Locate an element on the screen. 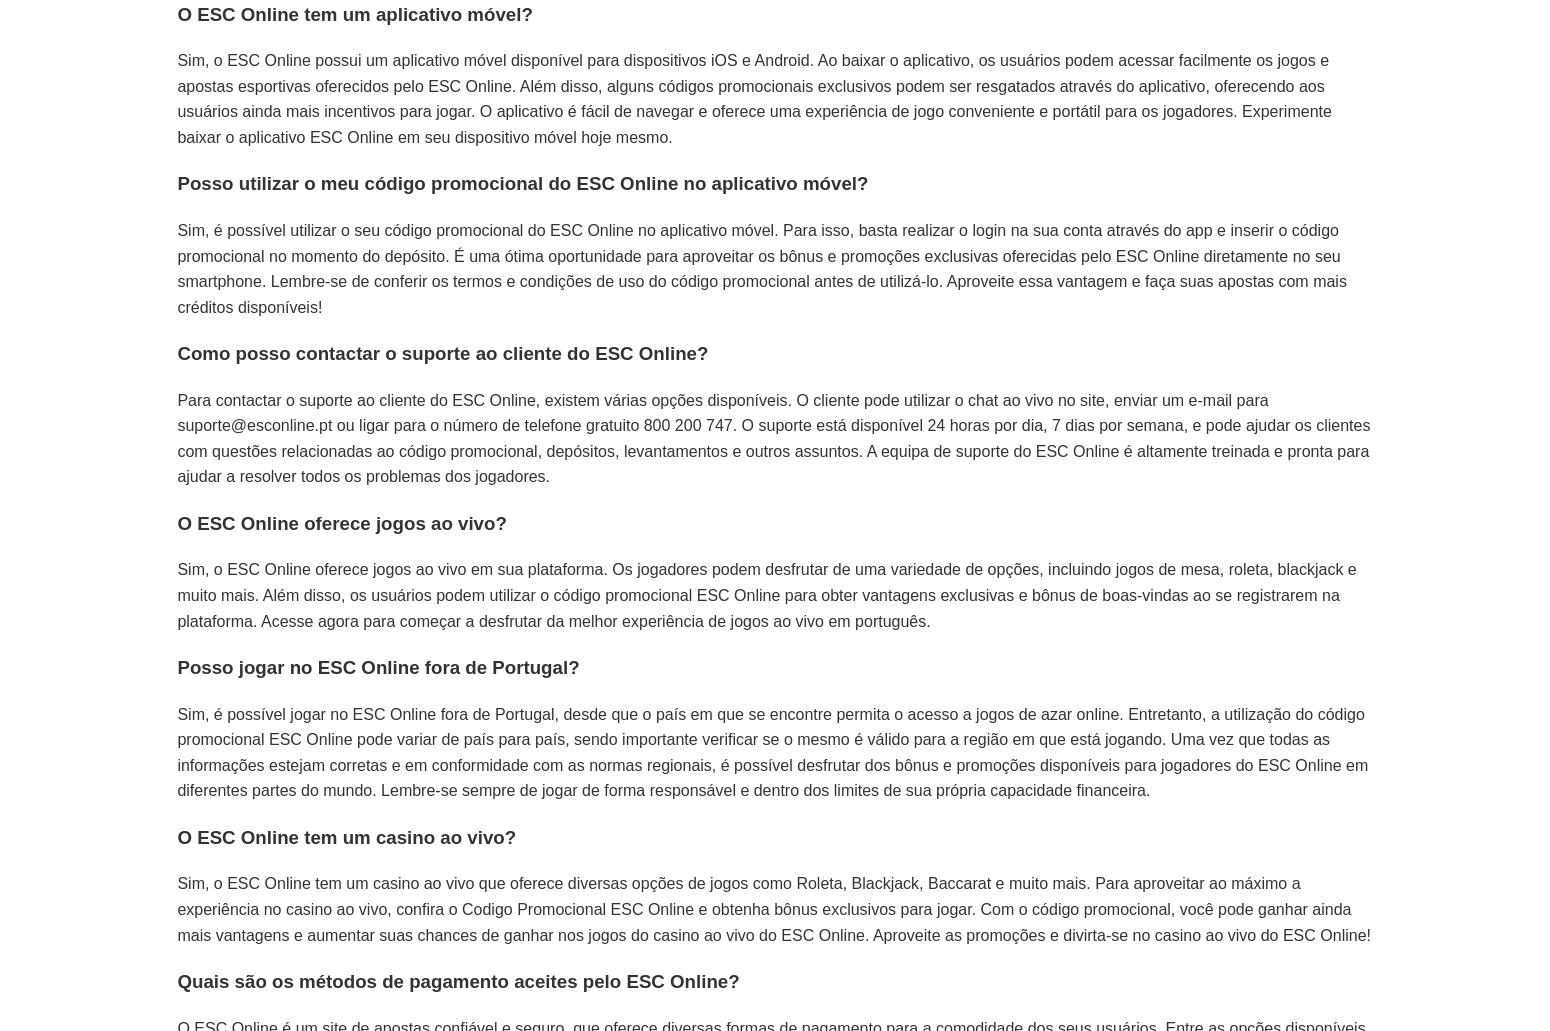  'Sim, é possível utilizar o seu código promocional do ESC Online no aplicativo móvel. Para isso, basta realizar o login na sua conta através do app e inserir o código promocional no momento do depósito. É uma ótima oportunidade para aproveitar os bônus e promoções exclusivas oferecidas pelo ESC Online diretamente no seu smartphone. Lembre-se de conferir os termos e condições de uso do código promocional antes de utilizá-lo. Aproveite essa vantagem e faça suas apostas com mais créditos disponíveis!' is located at coordinates (761, 267).